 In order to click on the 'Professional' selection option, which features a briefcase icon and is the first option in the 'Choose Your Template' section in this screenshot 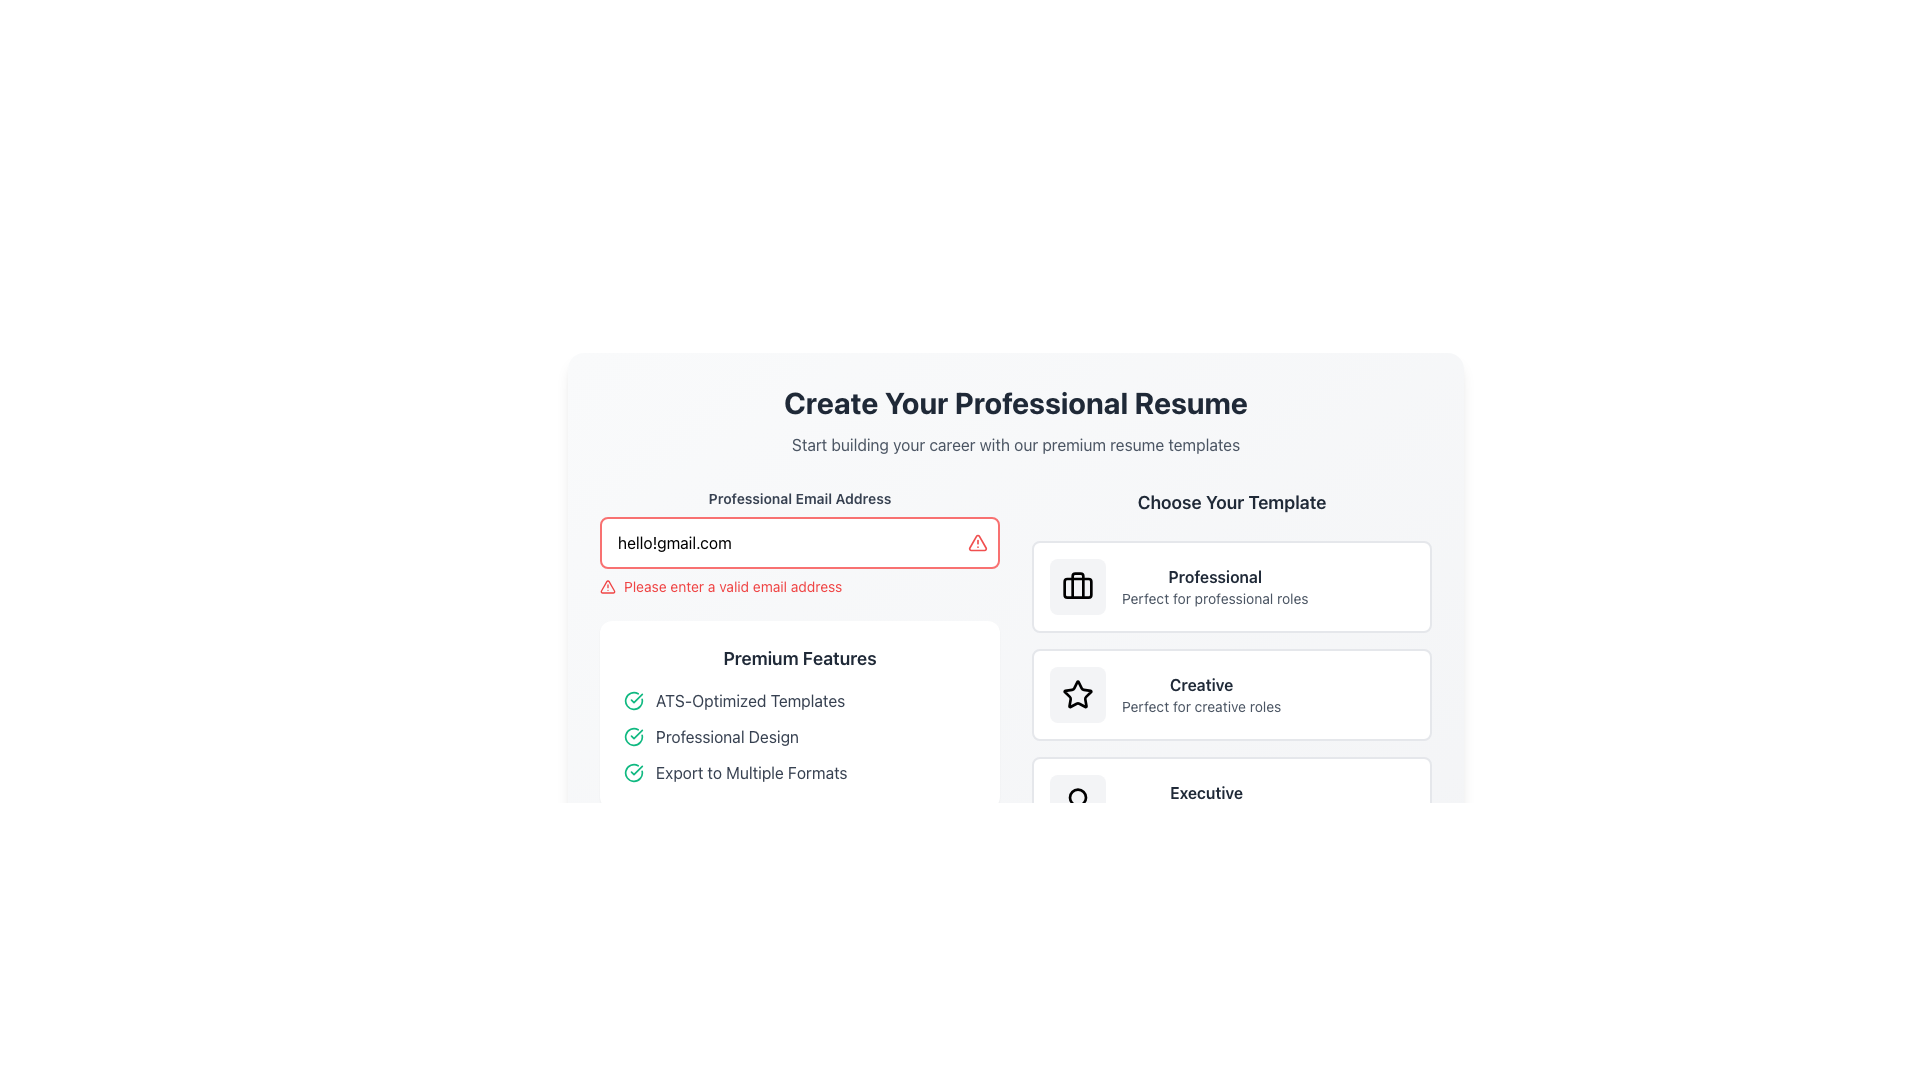, I will do `click(1231, 585)`.